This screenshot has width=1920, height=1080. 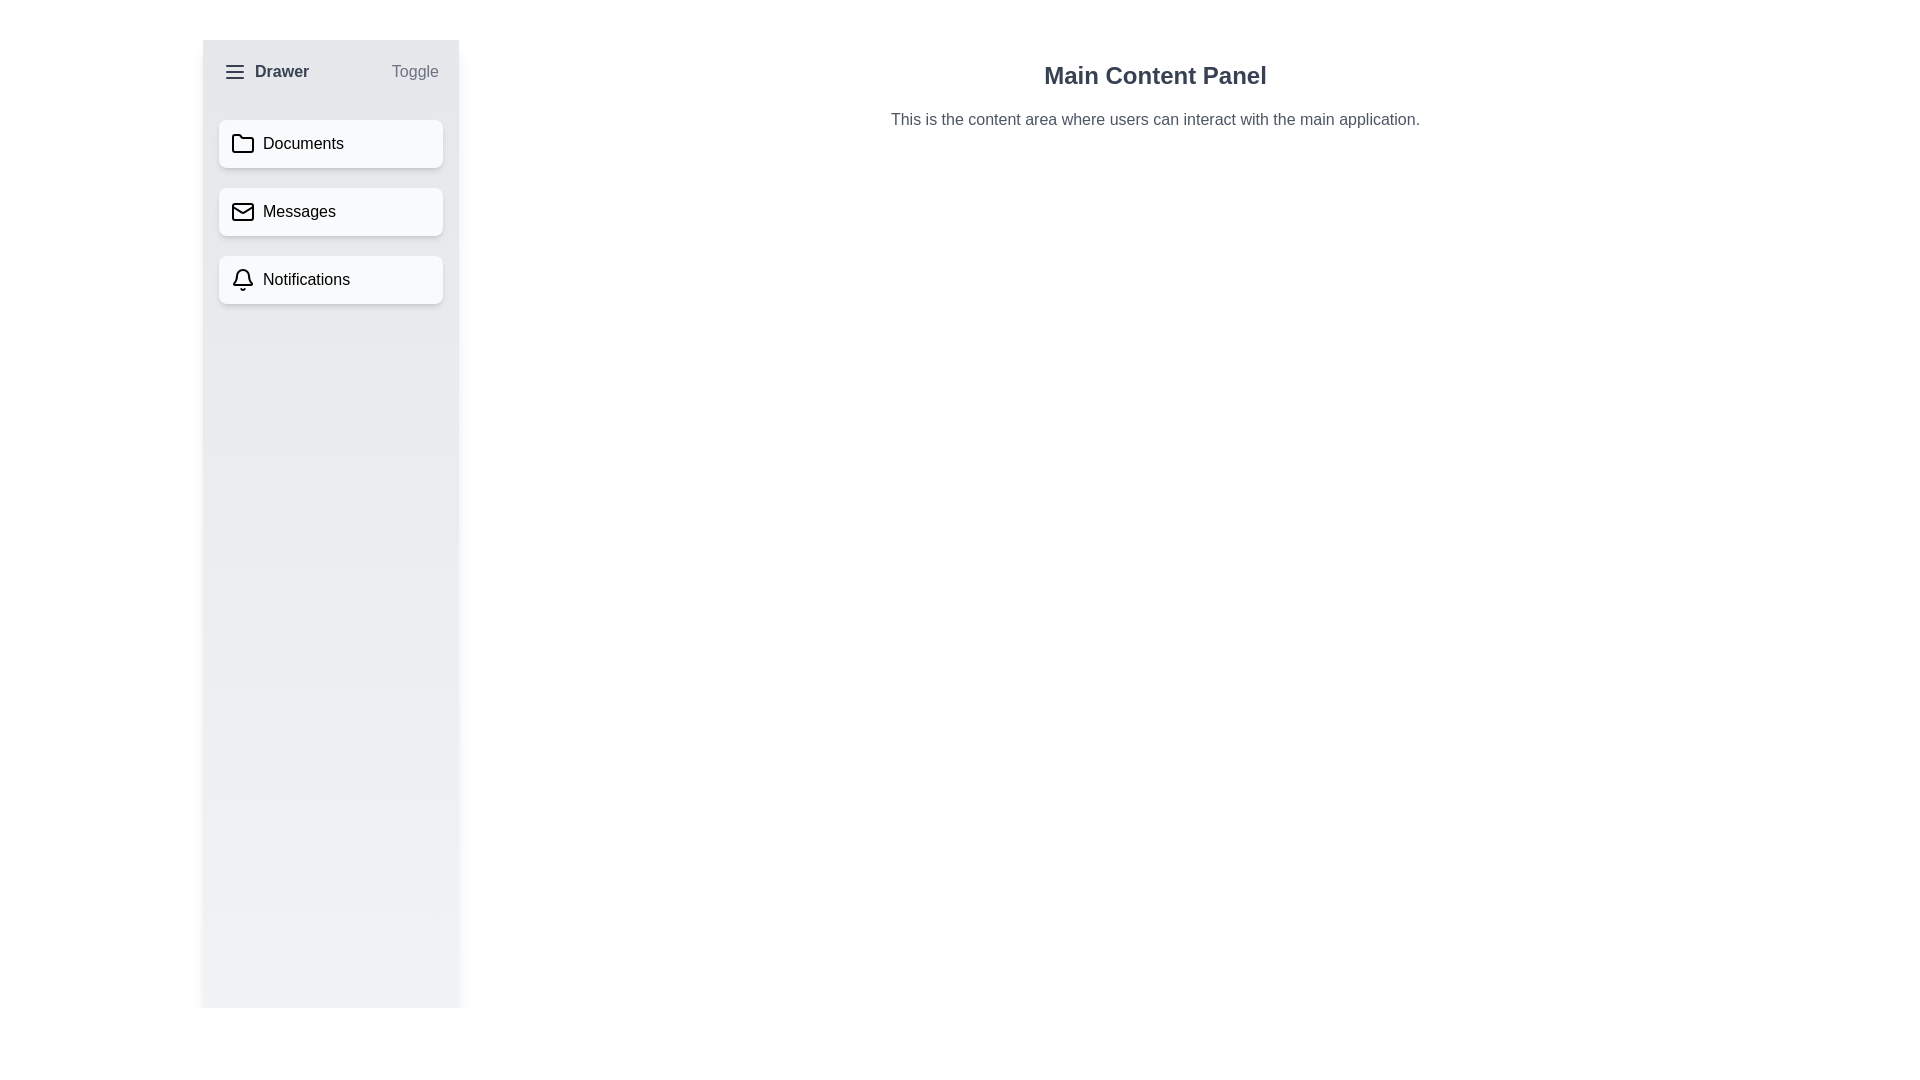 I want to click on the text label displaying 'Drawer' in bold, dark-gray font located in the top-left section of the vertical navigation pane, so click(x=281, y=71).